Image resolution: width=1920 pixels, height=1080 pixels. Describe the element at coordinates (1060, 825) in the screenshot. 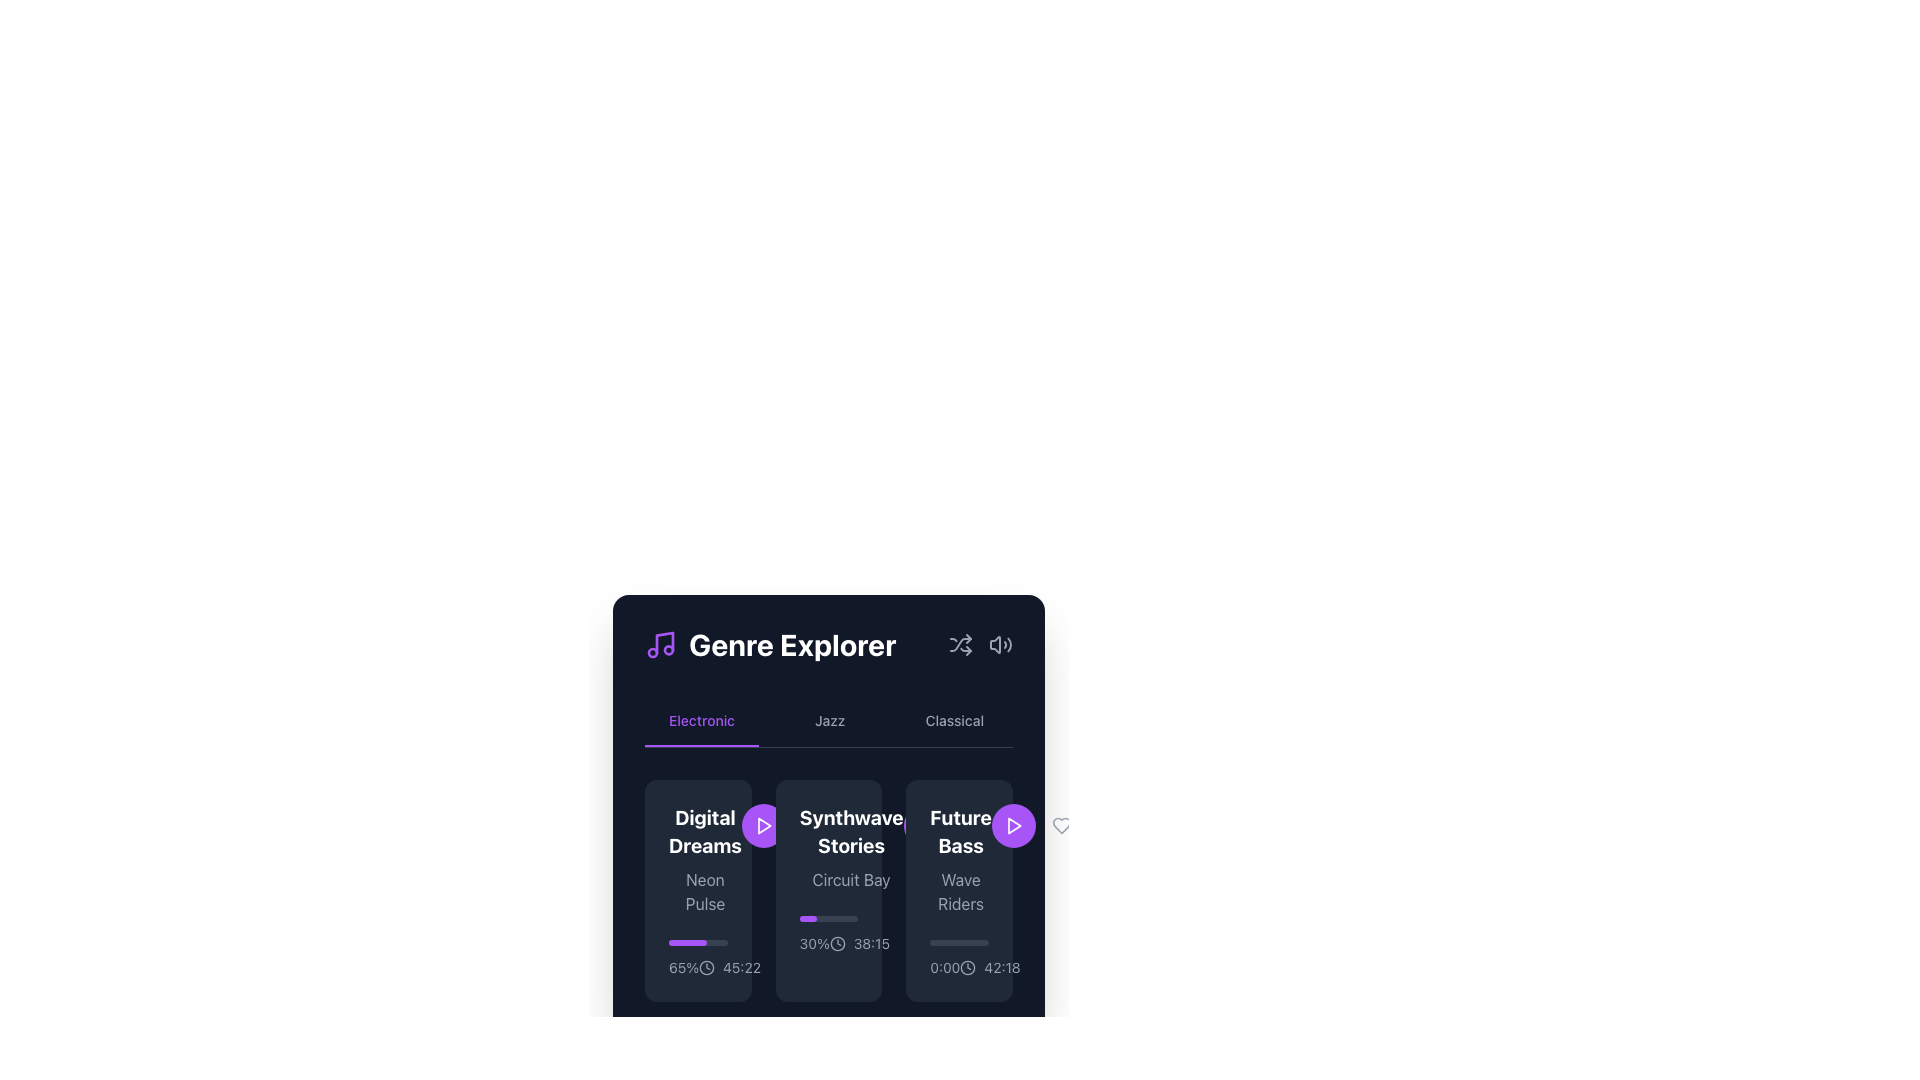

I see `the heart-shaped icon located` at that location.